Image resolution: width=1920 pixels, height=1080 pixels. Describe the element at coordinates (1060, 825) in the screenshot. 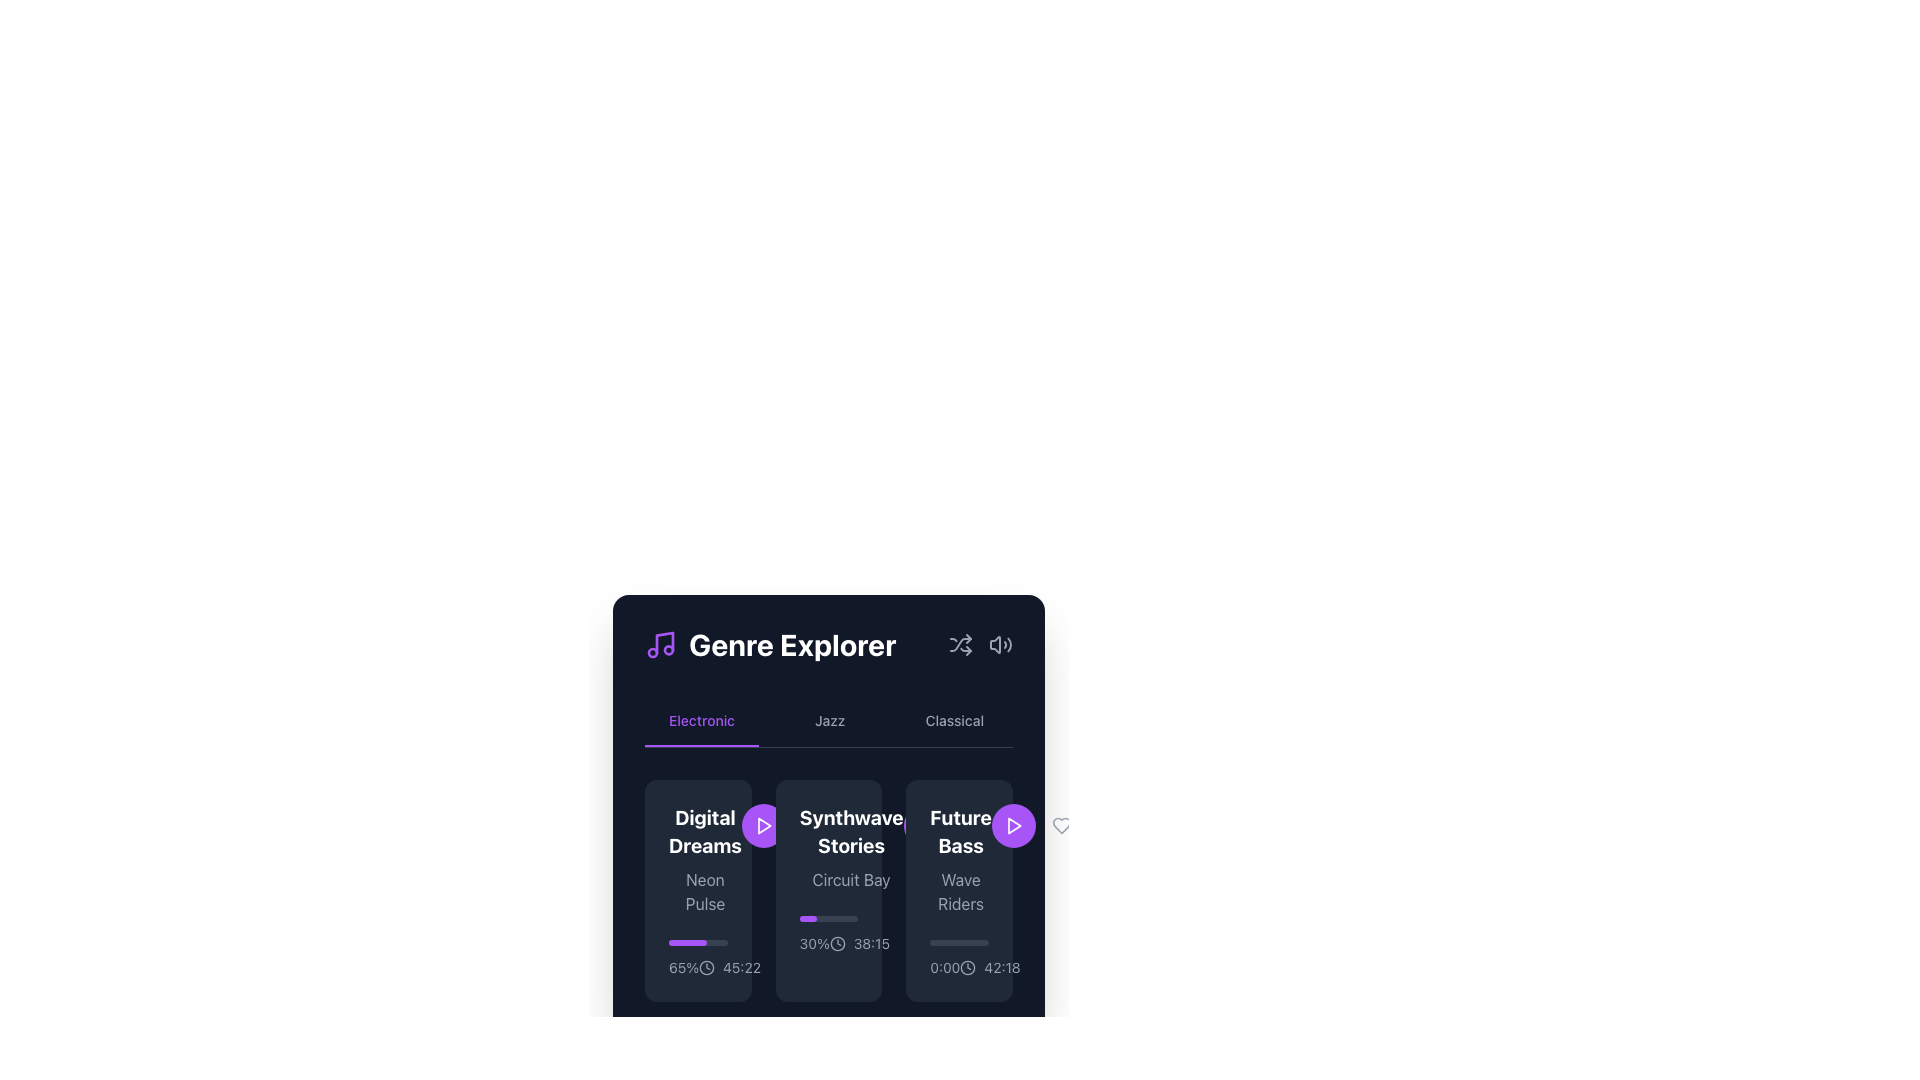

I see `the heart-shaped icon located` at that location.